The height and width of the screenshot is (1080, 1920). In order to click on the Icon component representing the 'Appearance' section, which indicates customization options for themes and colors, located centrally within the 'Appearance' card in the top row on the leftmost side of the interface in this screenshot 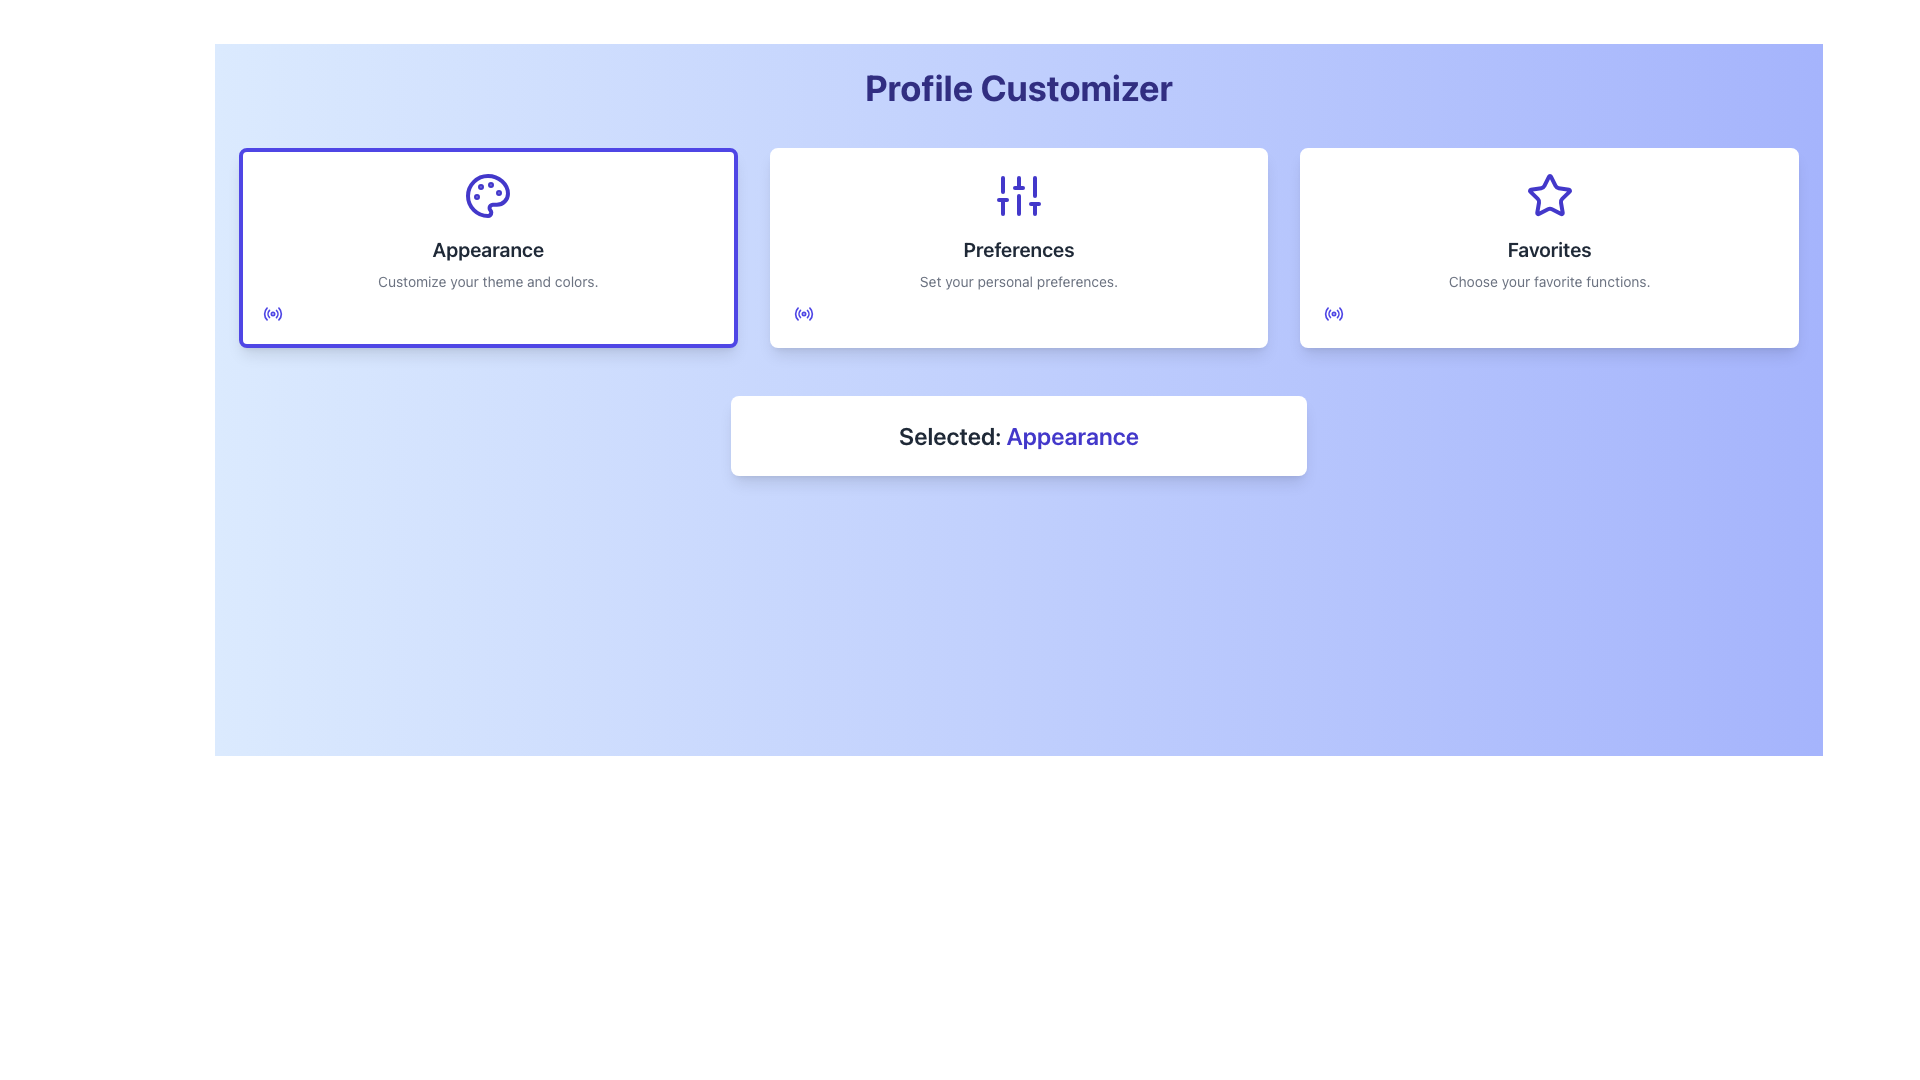, I will do `click(488, 196)`.